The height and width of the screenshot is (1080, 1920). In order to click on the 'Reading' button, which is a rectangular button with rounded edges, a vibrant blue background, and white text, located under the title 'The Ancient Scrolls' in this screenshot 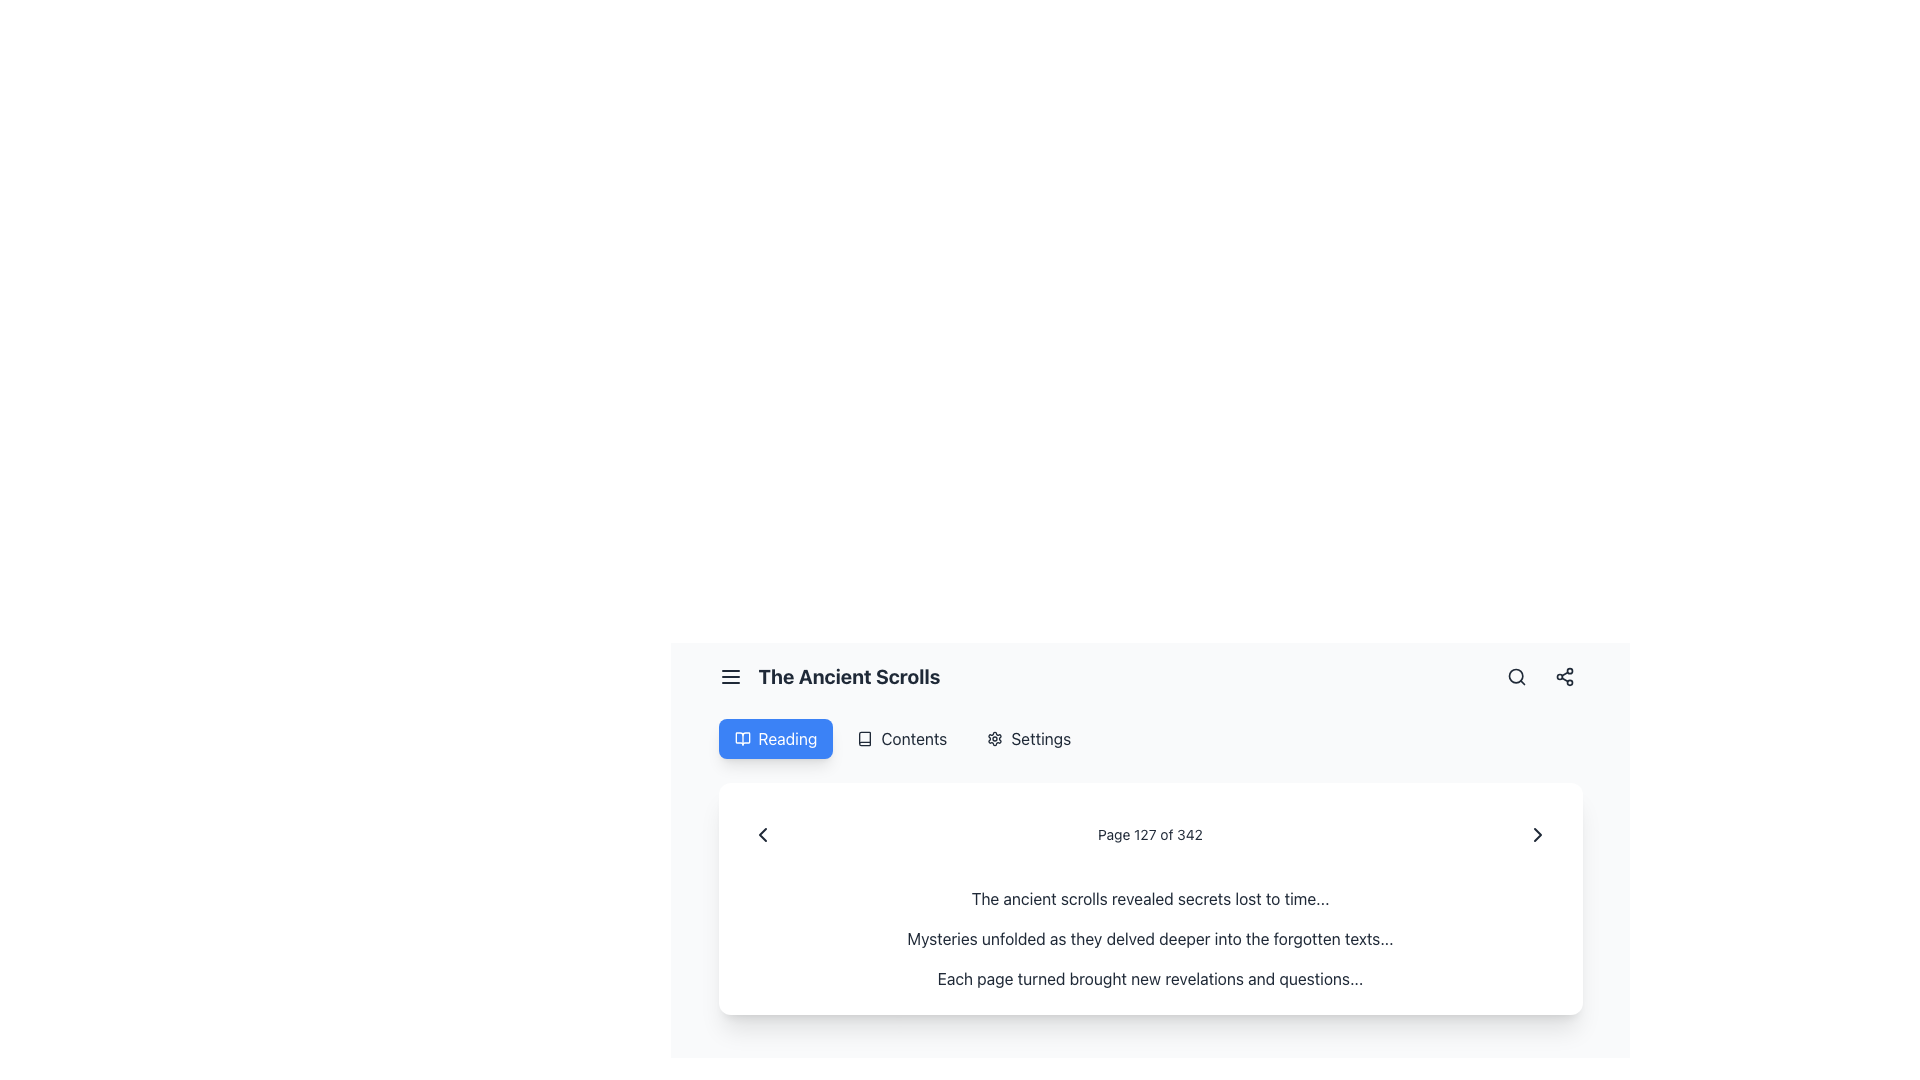, I will do `click(774, 739)`.